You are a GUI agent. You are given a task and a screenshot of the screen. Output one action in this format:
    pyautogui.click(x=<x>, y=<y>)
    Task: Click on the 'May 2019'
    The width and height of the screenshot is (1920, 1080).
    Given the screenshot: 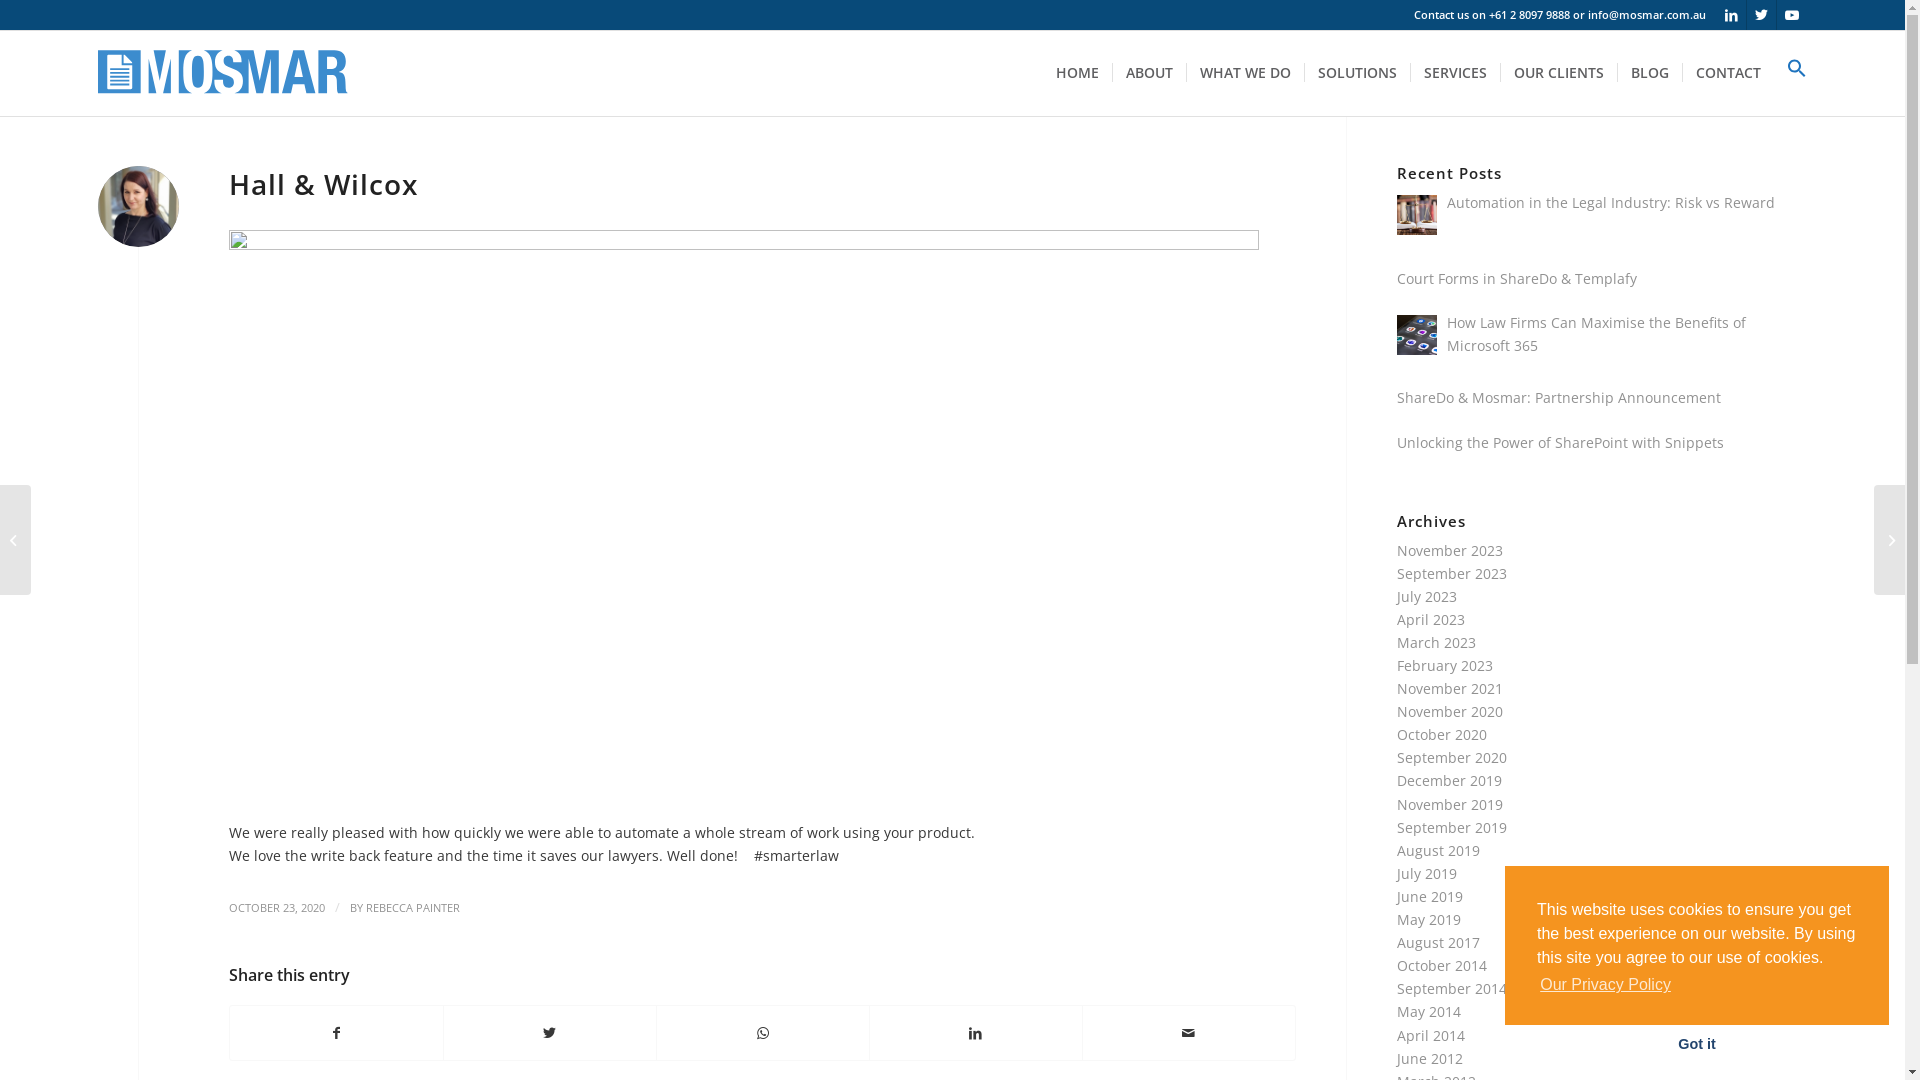 What is the action you would take?
    pyautogui.click(x=1428, y=919)
    